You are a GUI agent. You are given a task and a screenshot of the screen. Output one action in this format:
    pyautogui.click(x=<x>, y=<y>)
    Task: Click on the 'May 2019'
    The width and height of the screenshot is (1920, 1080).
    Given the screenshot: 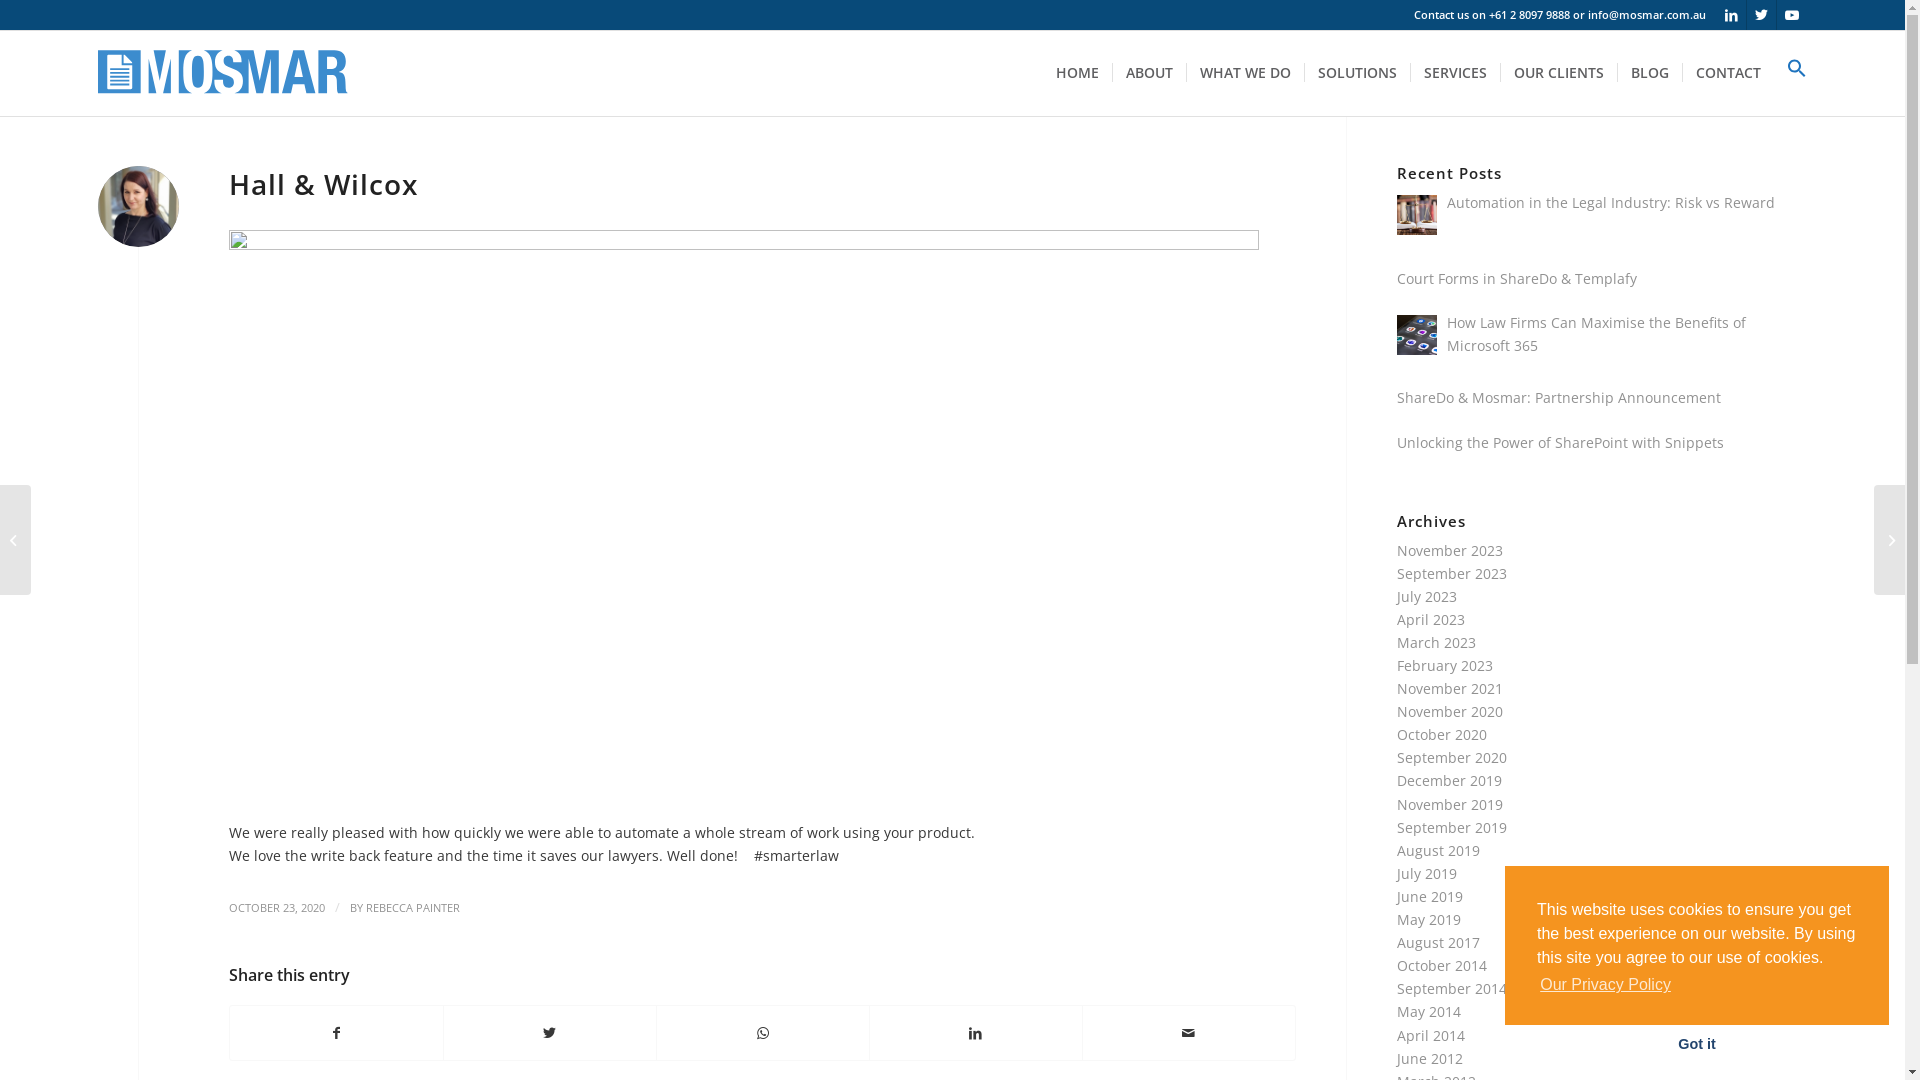 What is the action you would take?
    pyautogui.click(x=1428, y=919)
    